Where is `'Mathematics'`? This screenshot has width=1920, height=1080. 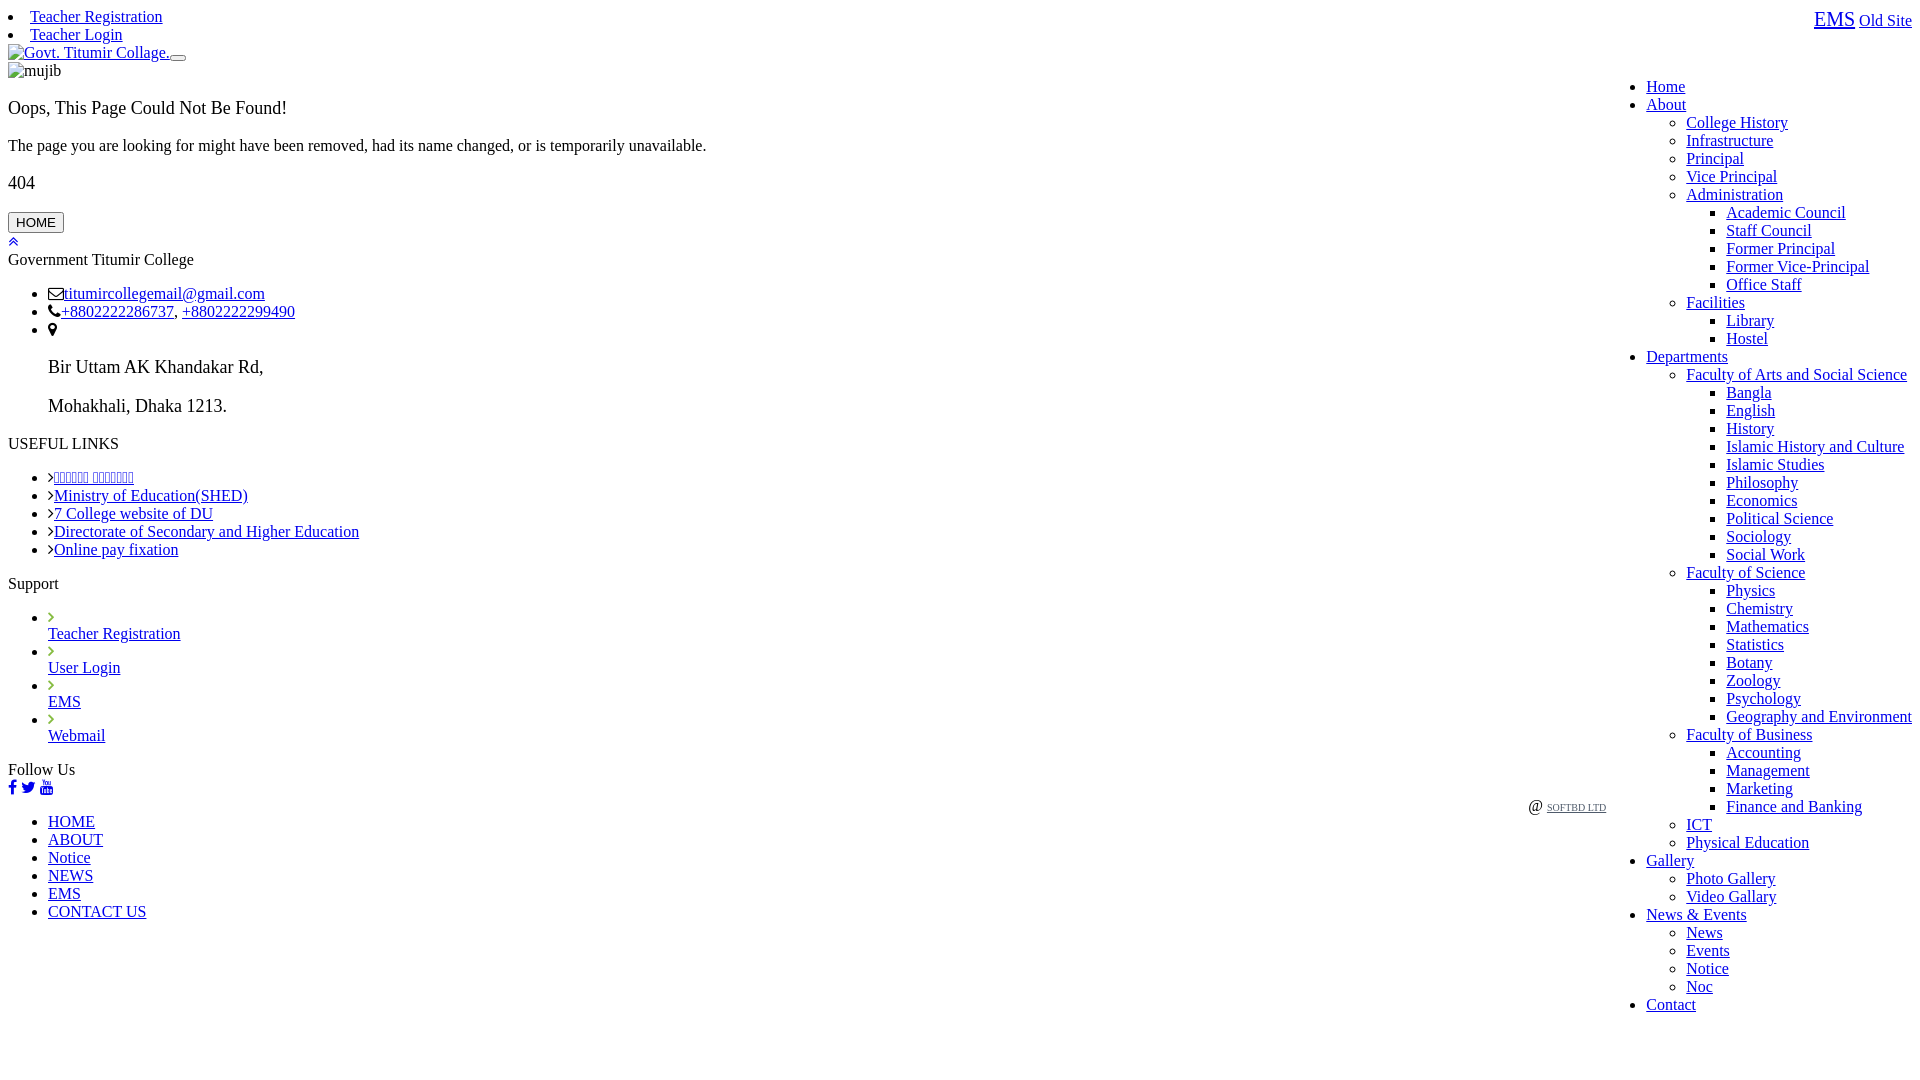 'Mathematics' is located at coordinates (1725, 625).